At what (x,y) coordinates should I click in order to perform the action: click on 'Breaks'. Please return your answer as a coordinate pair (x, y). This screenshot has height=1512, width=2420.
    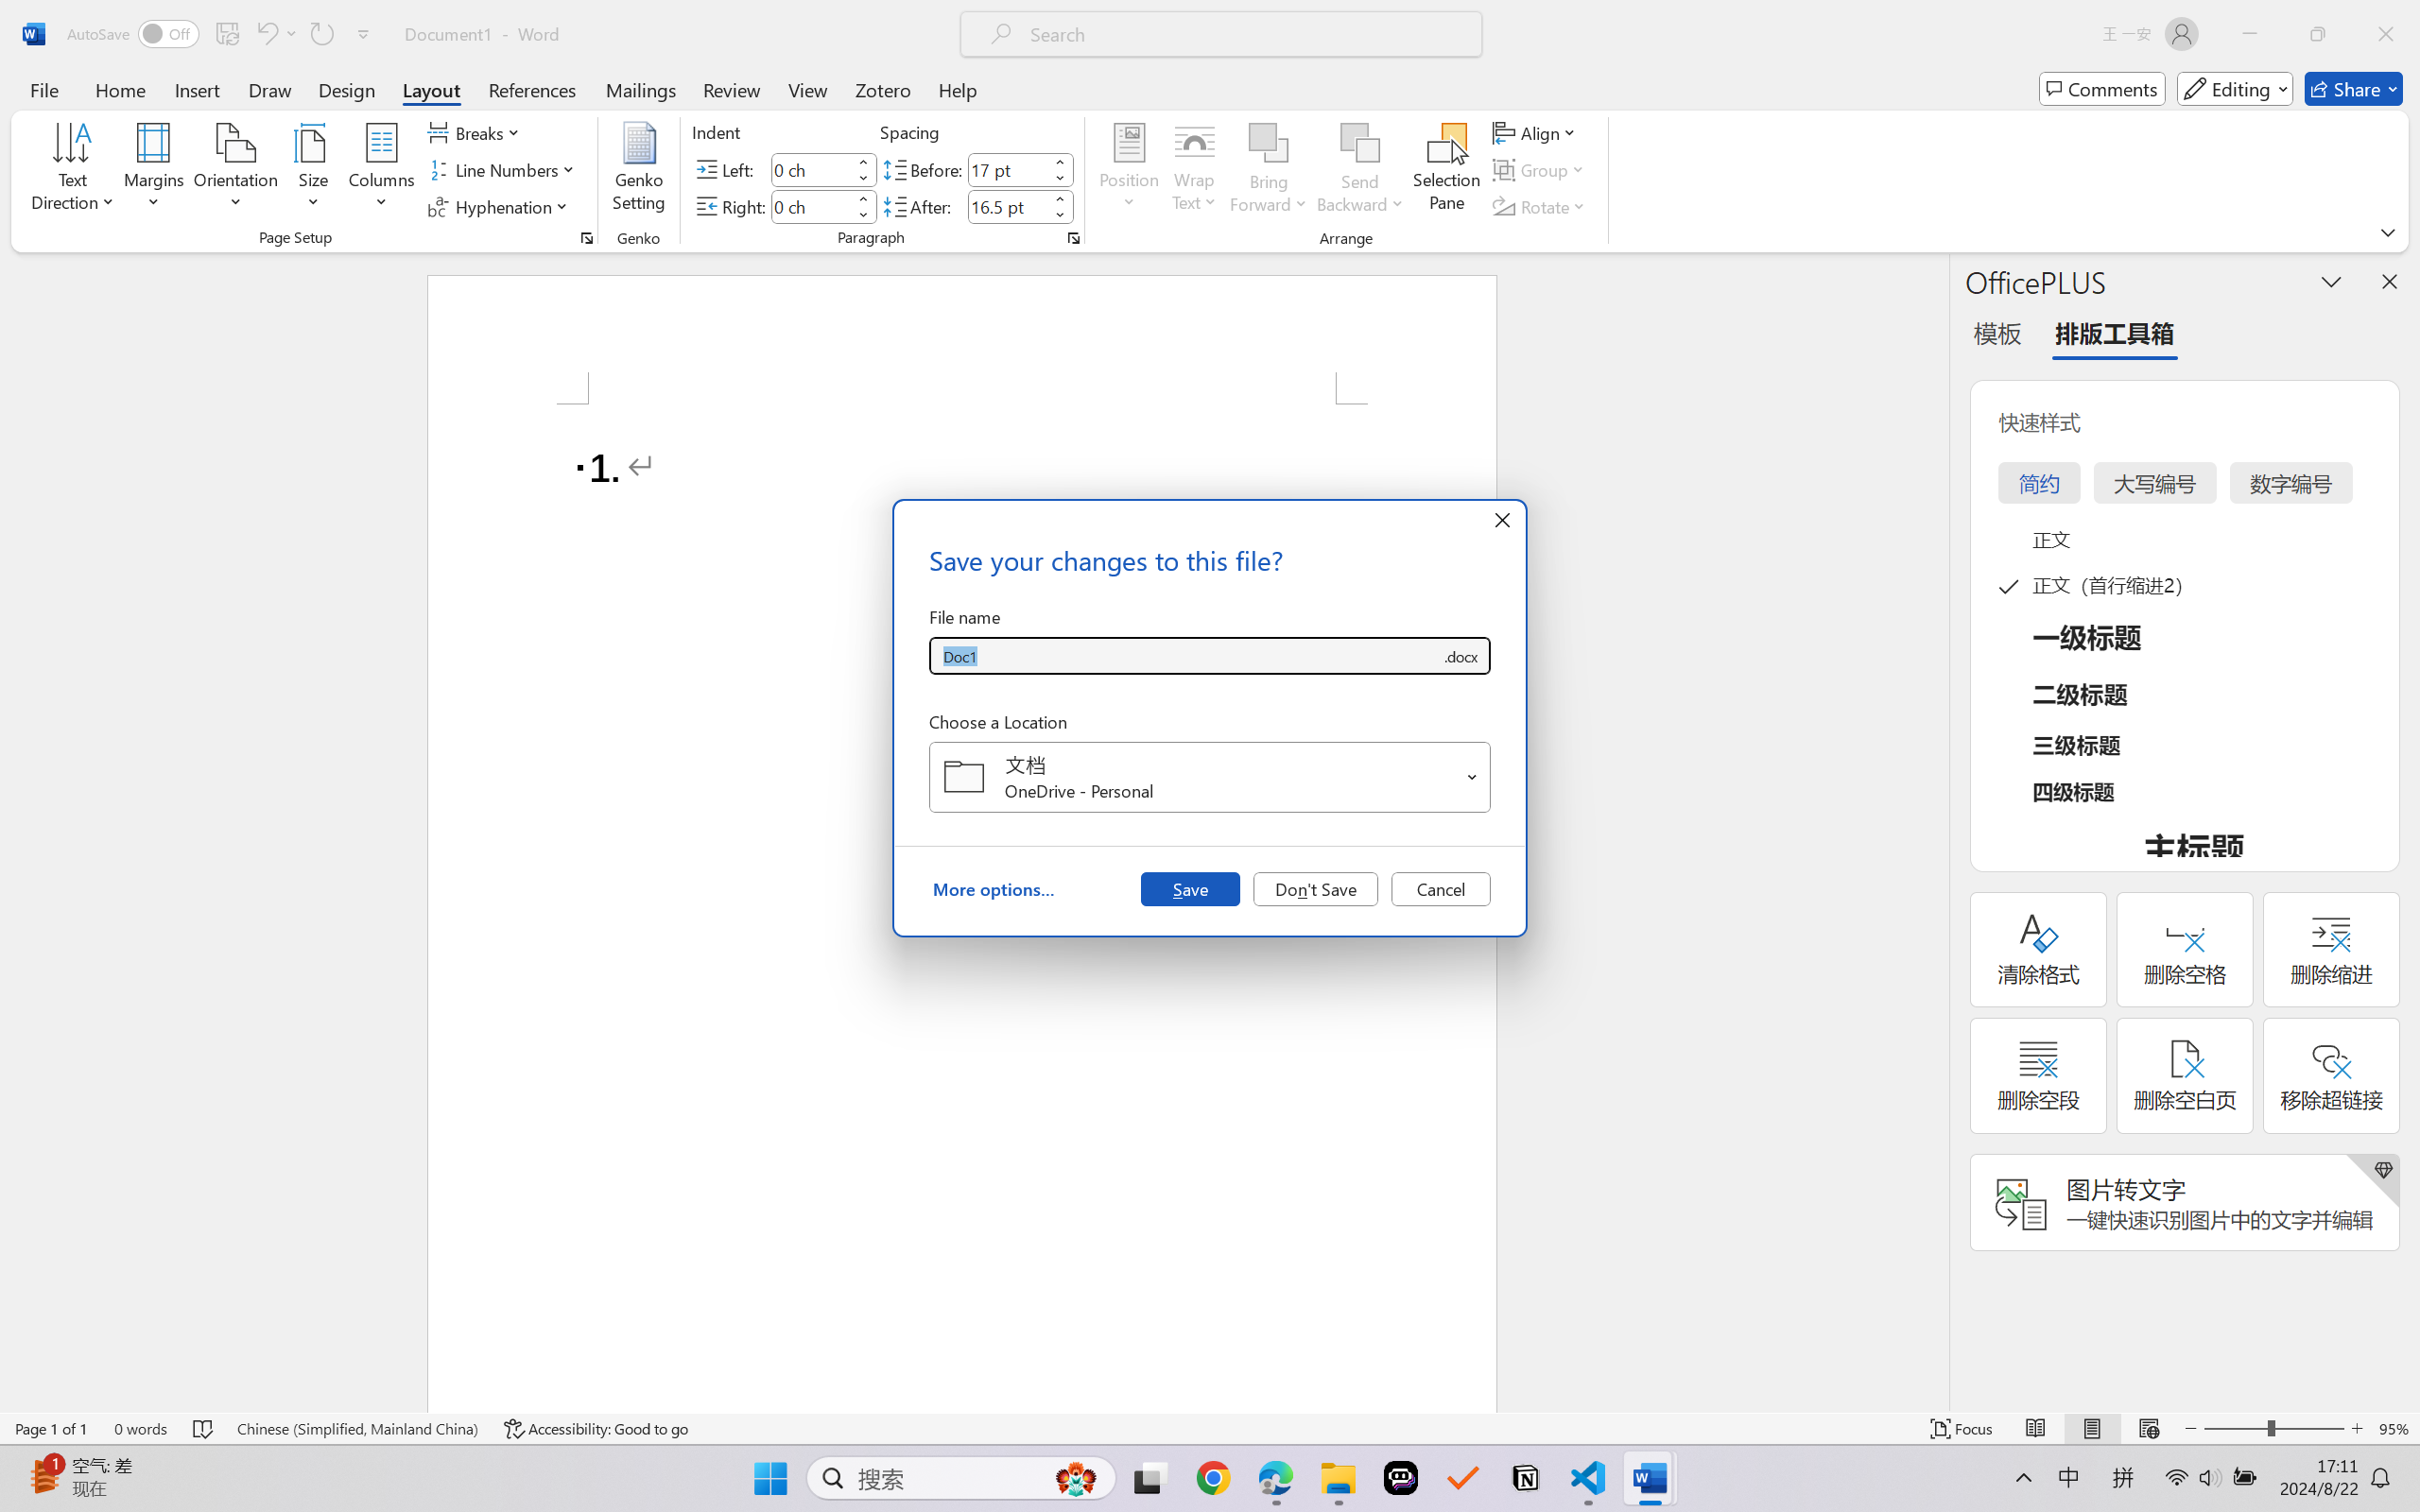
    Looking at the image, I should click on (476, 131).